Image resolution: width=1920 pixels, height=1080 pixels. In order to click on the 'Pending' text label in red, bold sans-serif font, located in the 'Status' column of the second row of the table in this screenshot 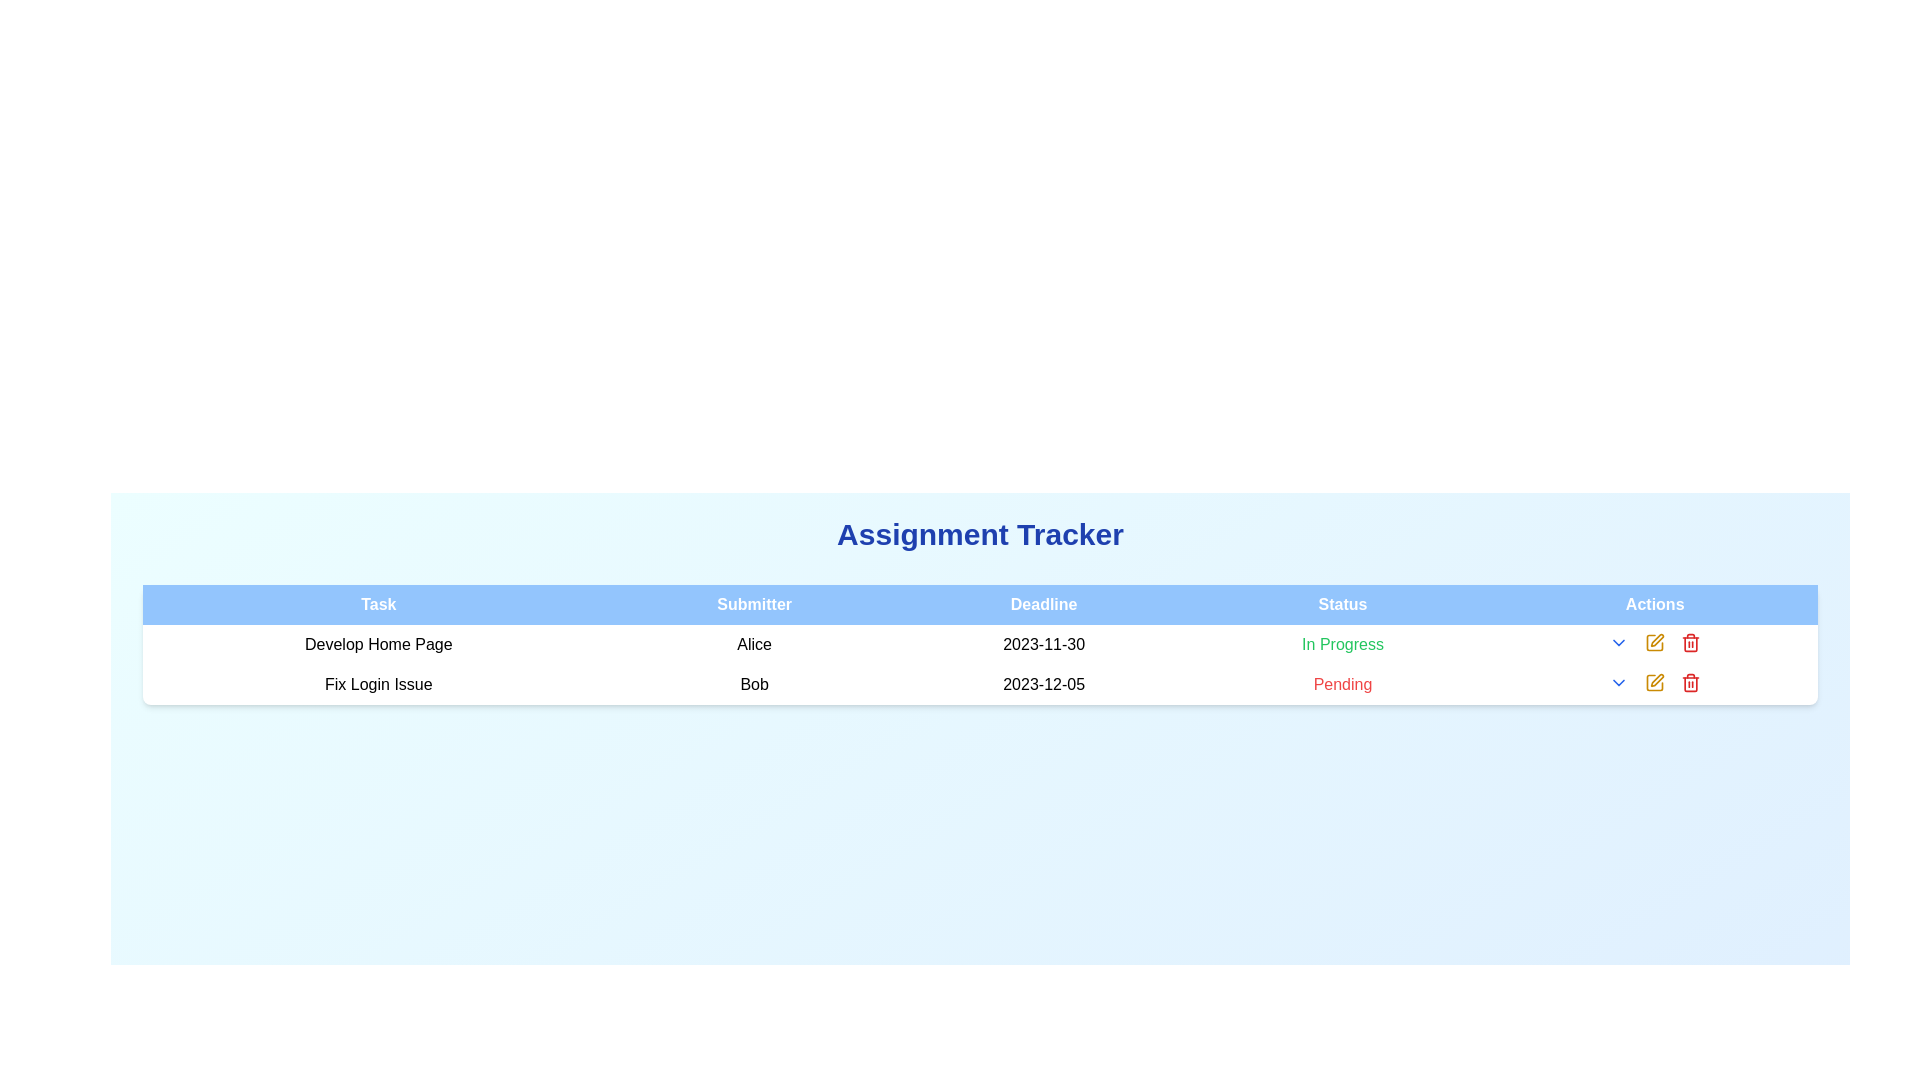, I will do `click(1343, 684)`.